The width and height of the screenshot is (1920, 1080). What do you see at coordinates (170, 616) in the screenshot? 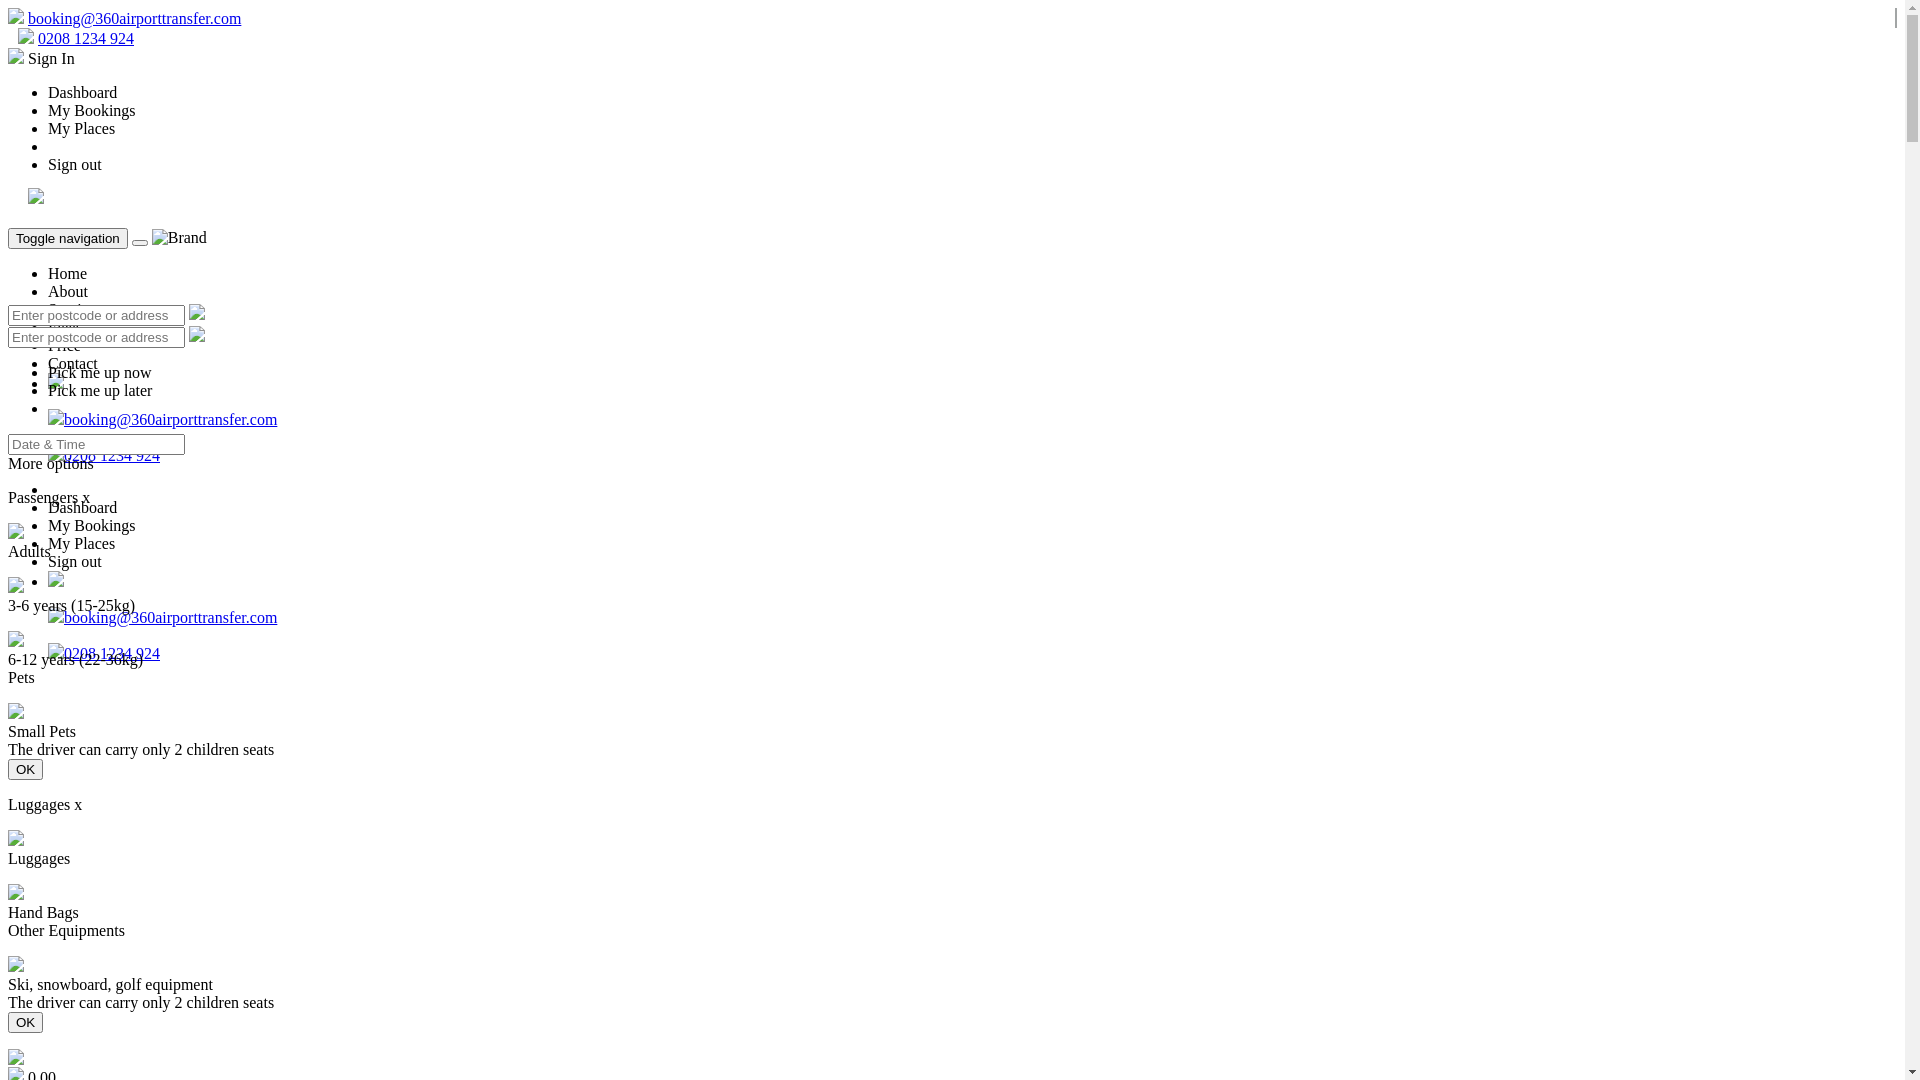
I see `'booking@360airporttransfer.com'` at bounding box center [170, 616].